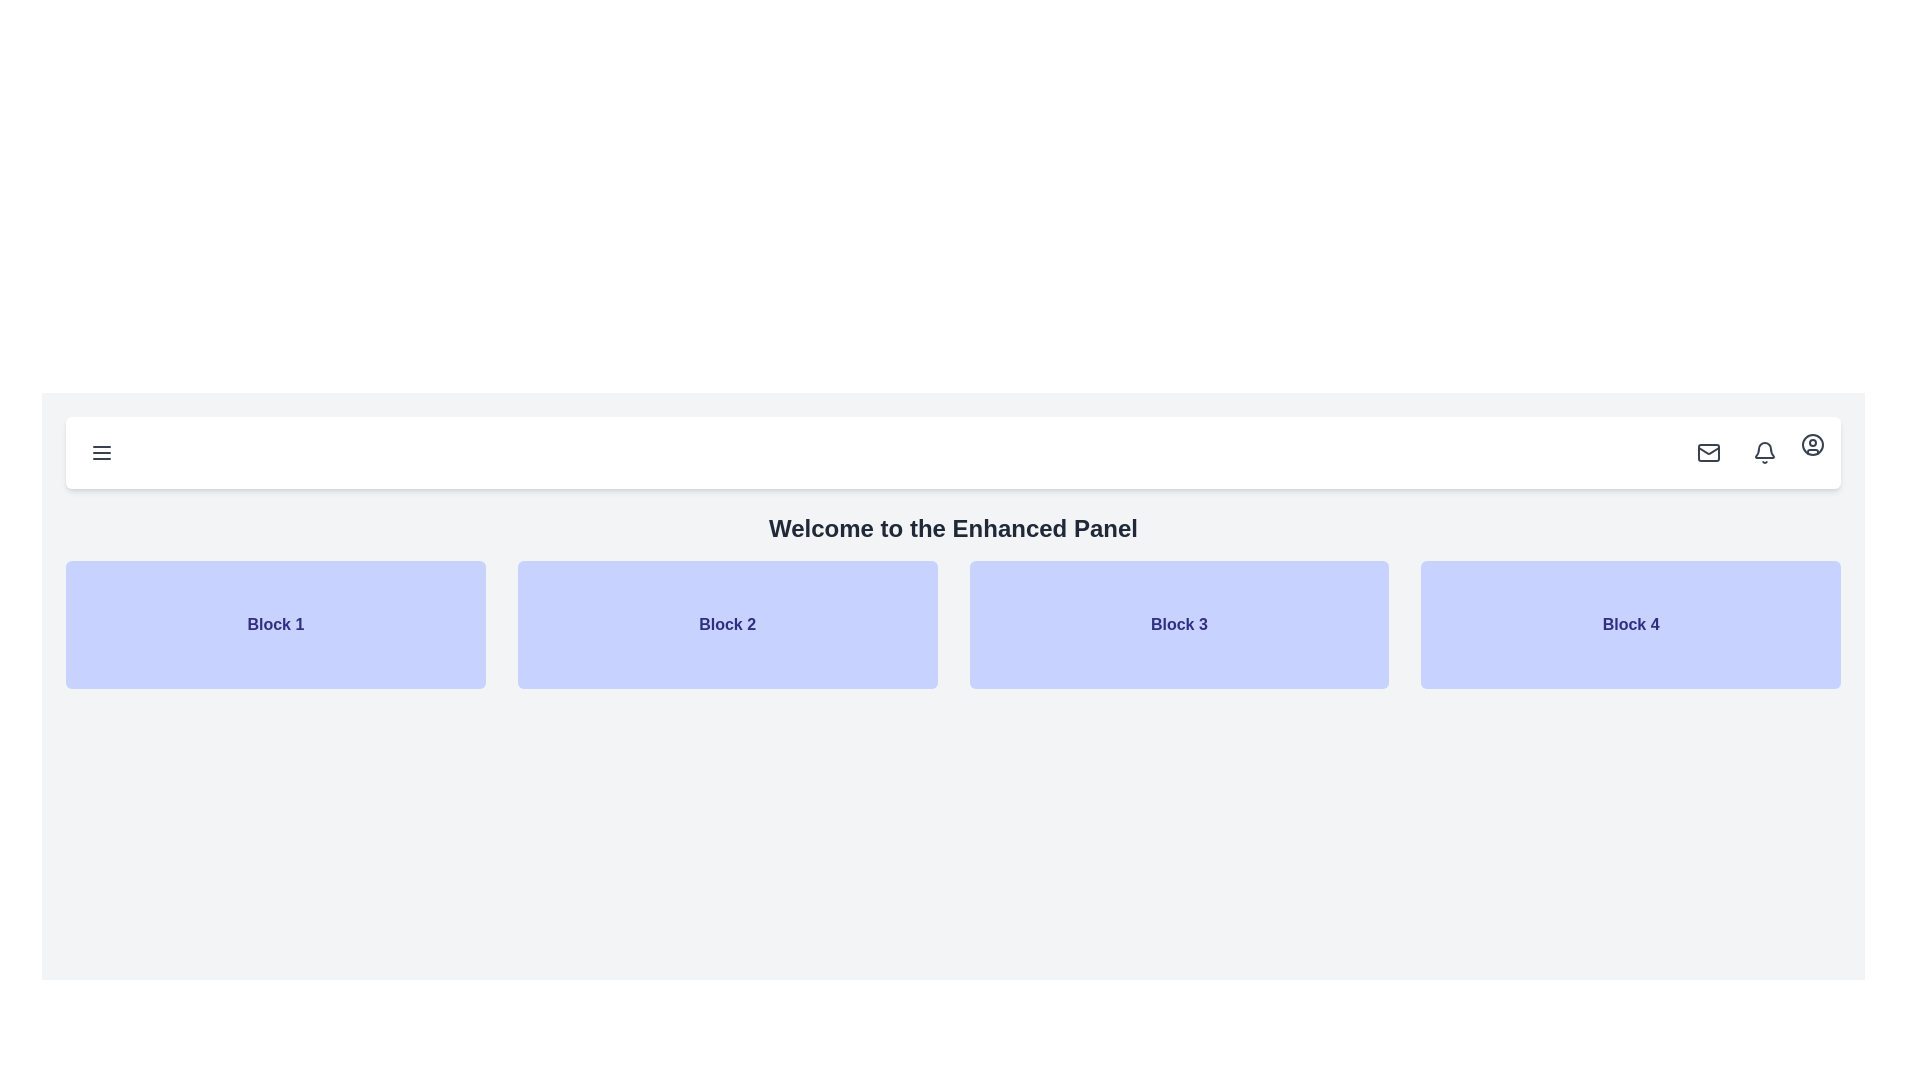 The image size is (1920, 1080). Describe the element at coordinates (1631, 623) in the screenshot. I see `the static display element labeled 'Block 4', which is the last in a series of four blocks located in the bottom-right section of the row` at that location.